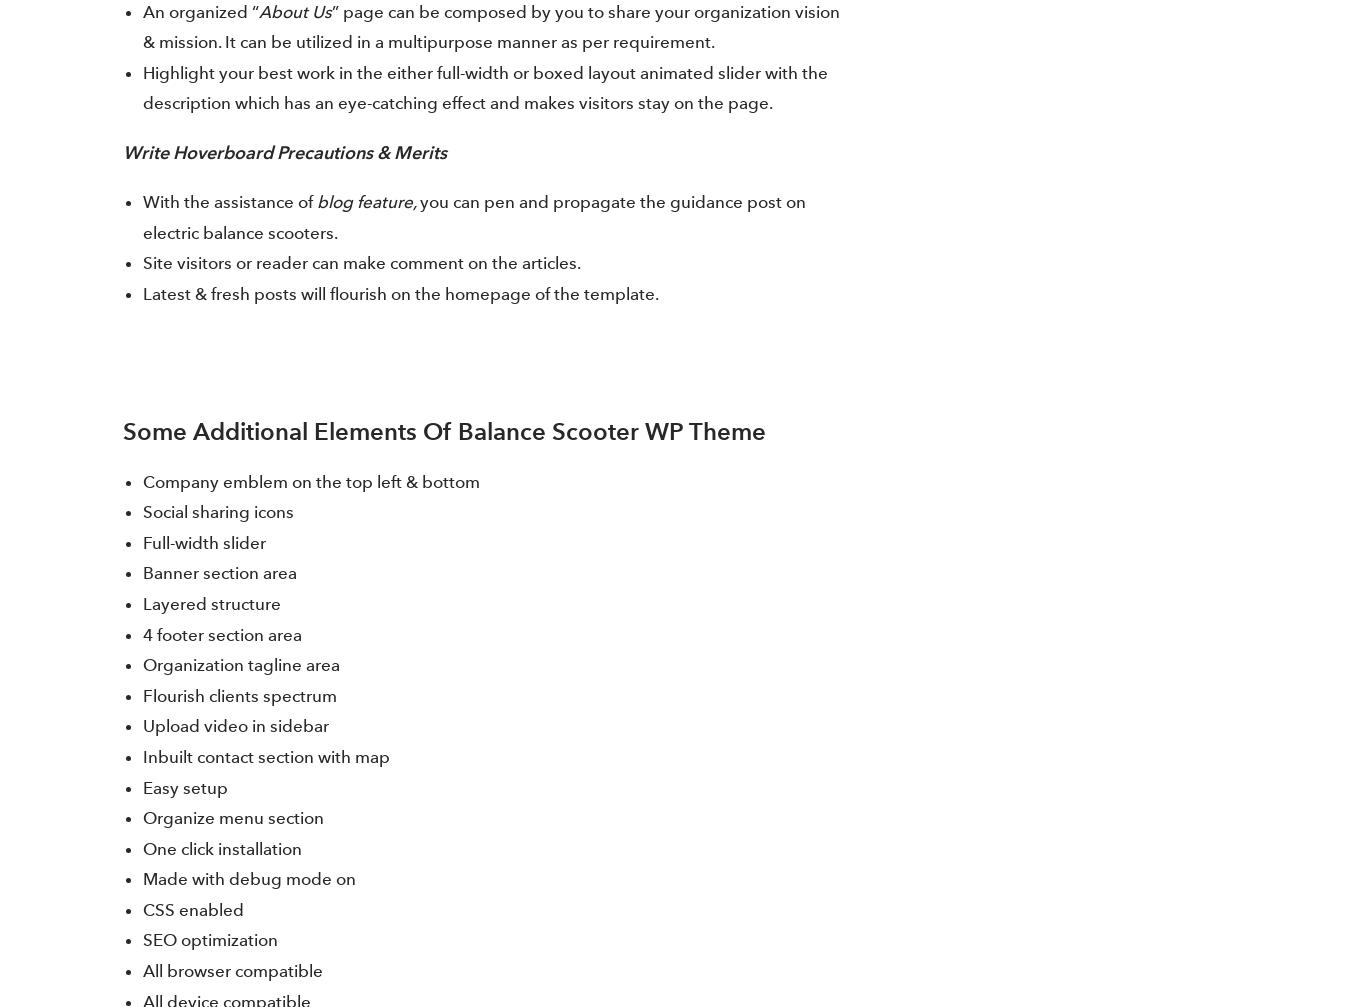 The image size is (1366, 1007). I want to click on 'Flourish clients spectrum', so click(240, 694).